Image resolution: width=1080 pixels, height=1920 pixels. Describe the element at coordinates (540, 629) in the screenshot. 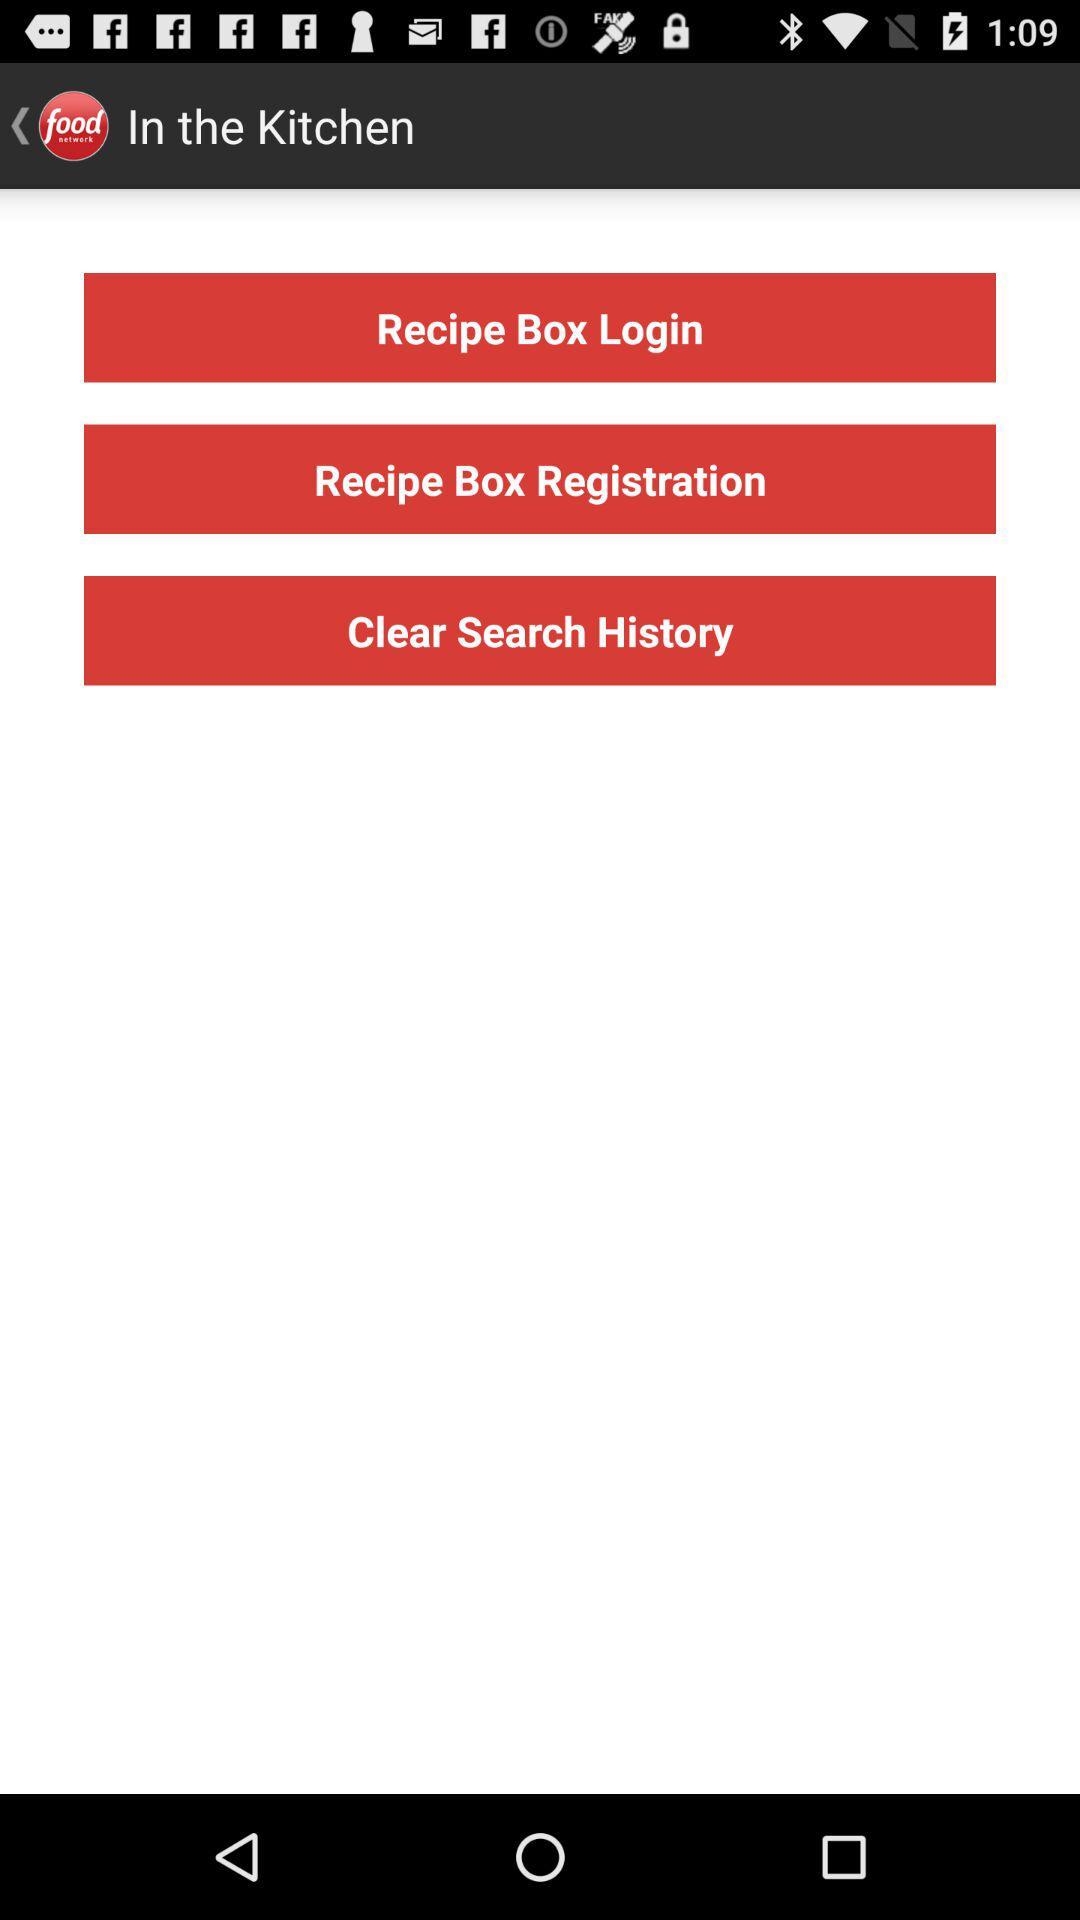

I see `clear search history icon` at that location.